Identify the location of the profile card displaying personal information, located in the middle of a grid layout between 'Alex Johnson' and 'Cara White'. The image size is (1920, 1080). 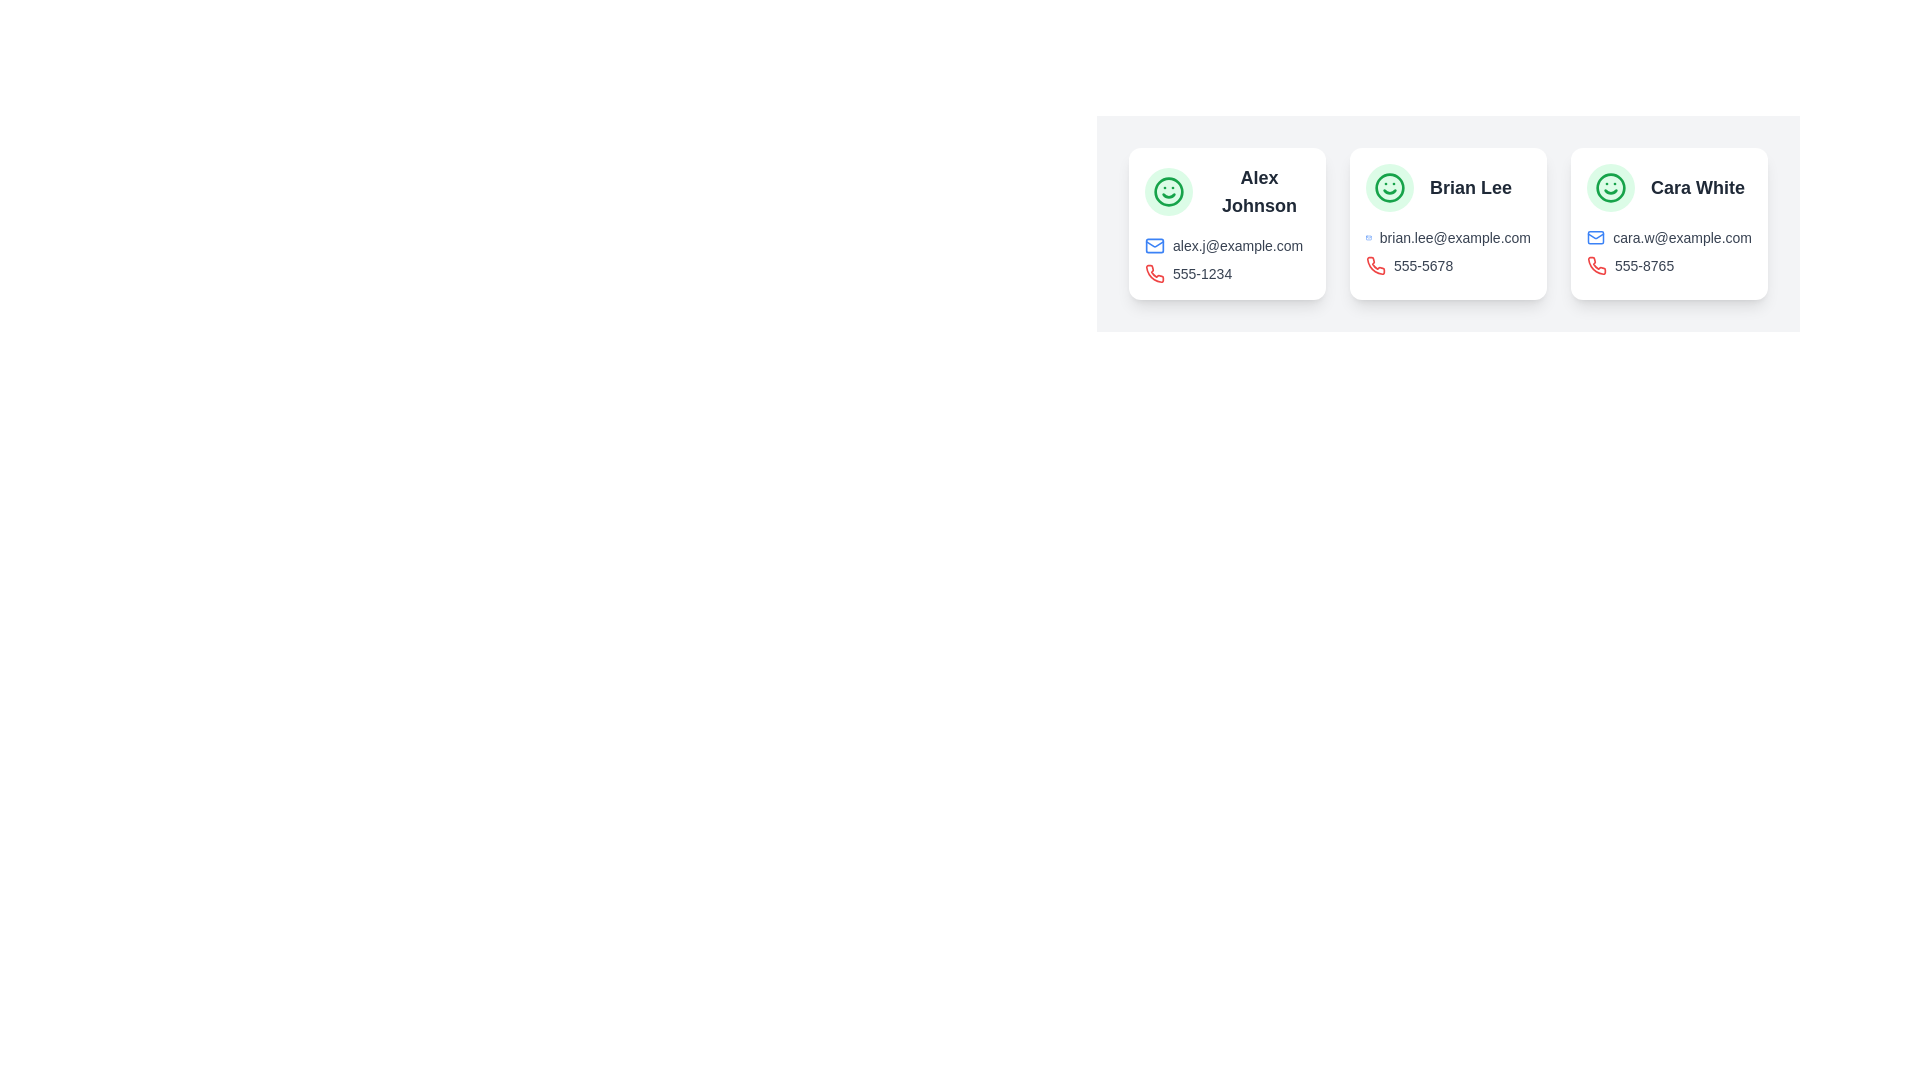
(1448, 223).